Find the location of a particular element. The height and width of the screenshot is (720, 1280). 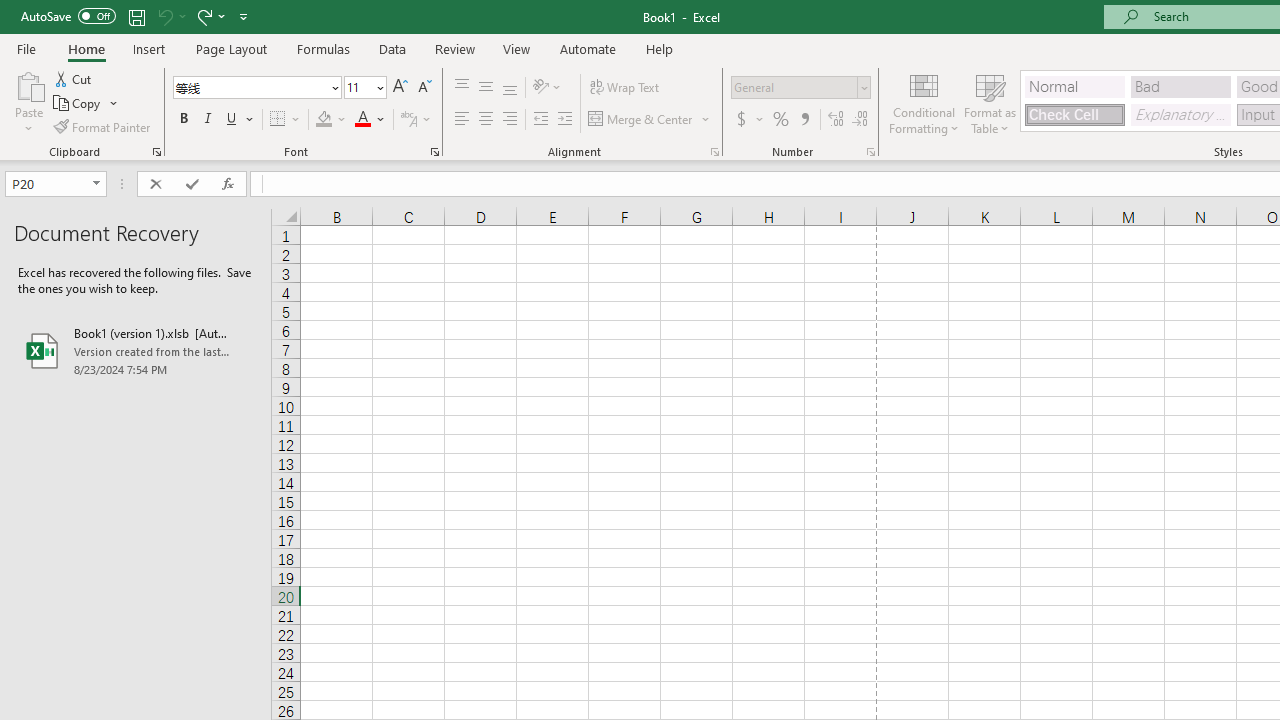

'Bold' is located at coordinates (183, 119).